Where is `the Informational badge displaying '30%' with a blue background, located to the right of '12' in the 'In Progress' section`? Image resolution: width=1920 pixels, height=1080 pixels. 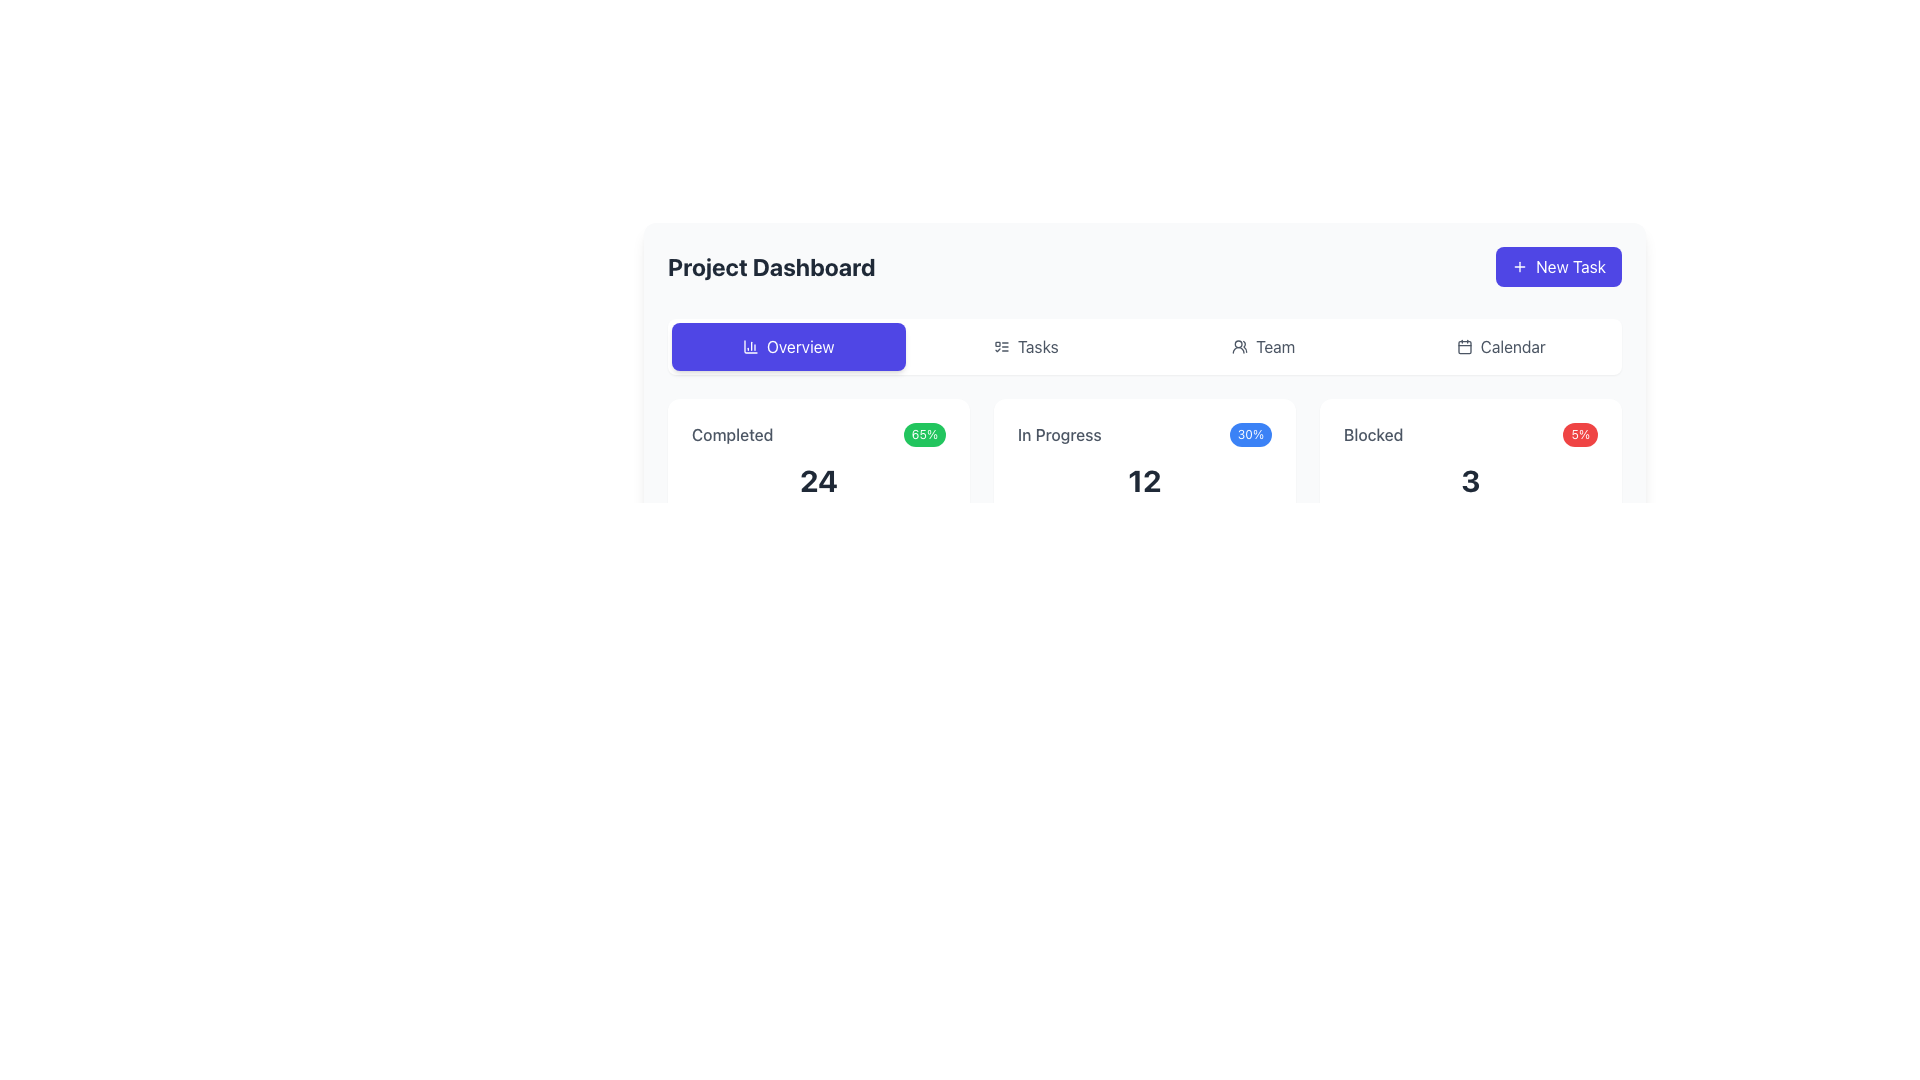 the Informational badge displaying '30%' with a blue background, located to the right of '12' in the 'In Progress' section is located at coordinates (1249, 434).